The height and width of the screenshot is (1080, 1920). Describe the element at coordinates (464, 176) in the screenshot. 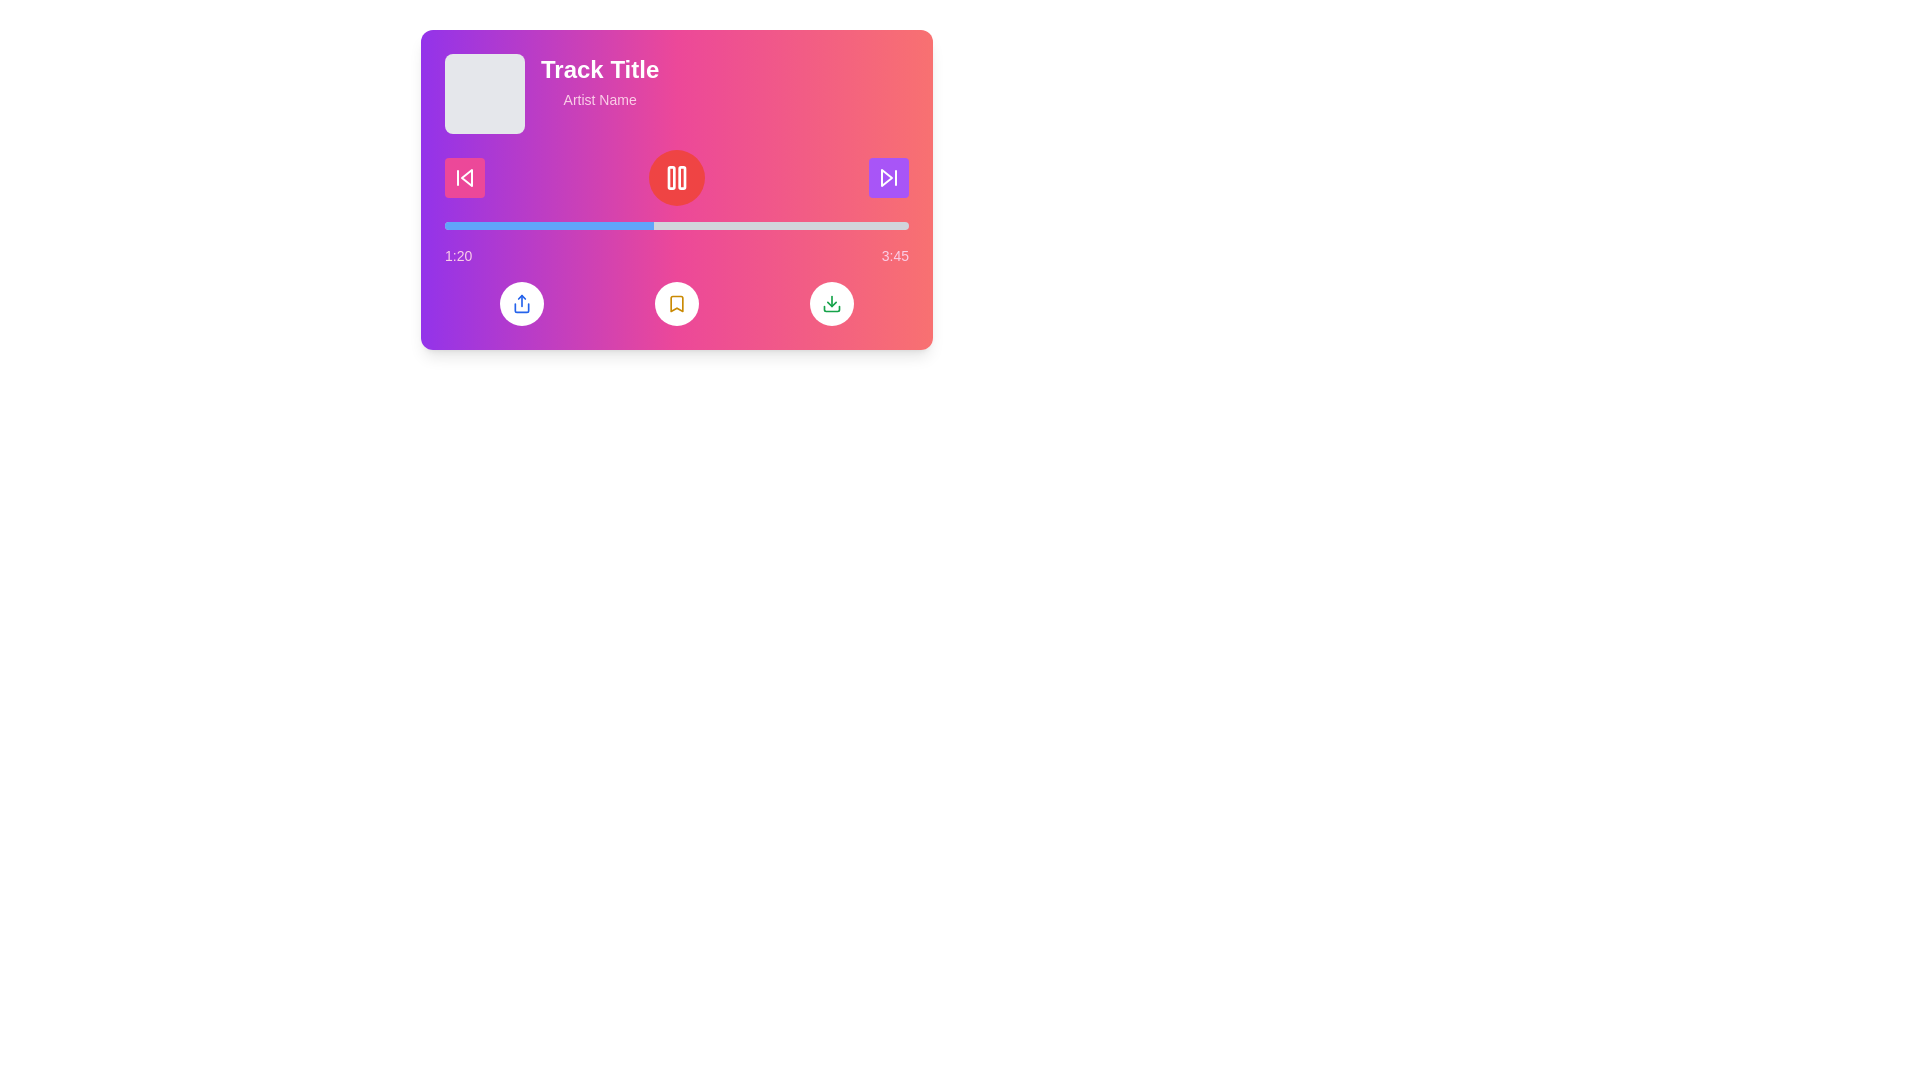

I see `the compact pink button with a skip-backward icon` at that location.